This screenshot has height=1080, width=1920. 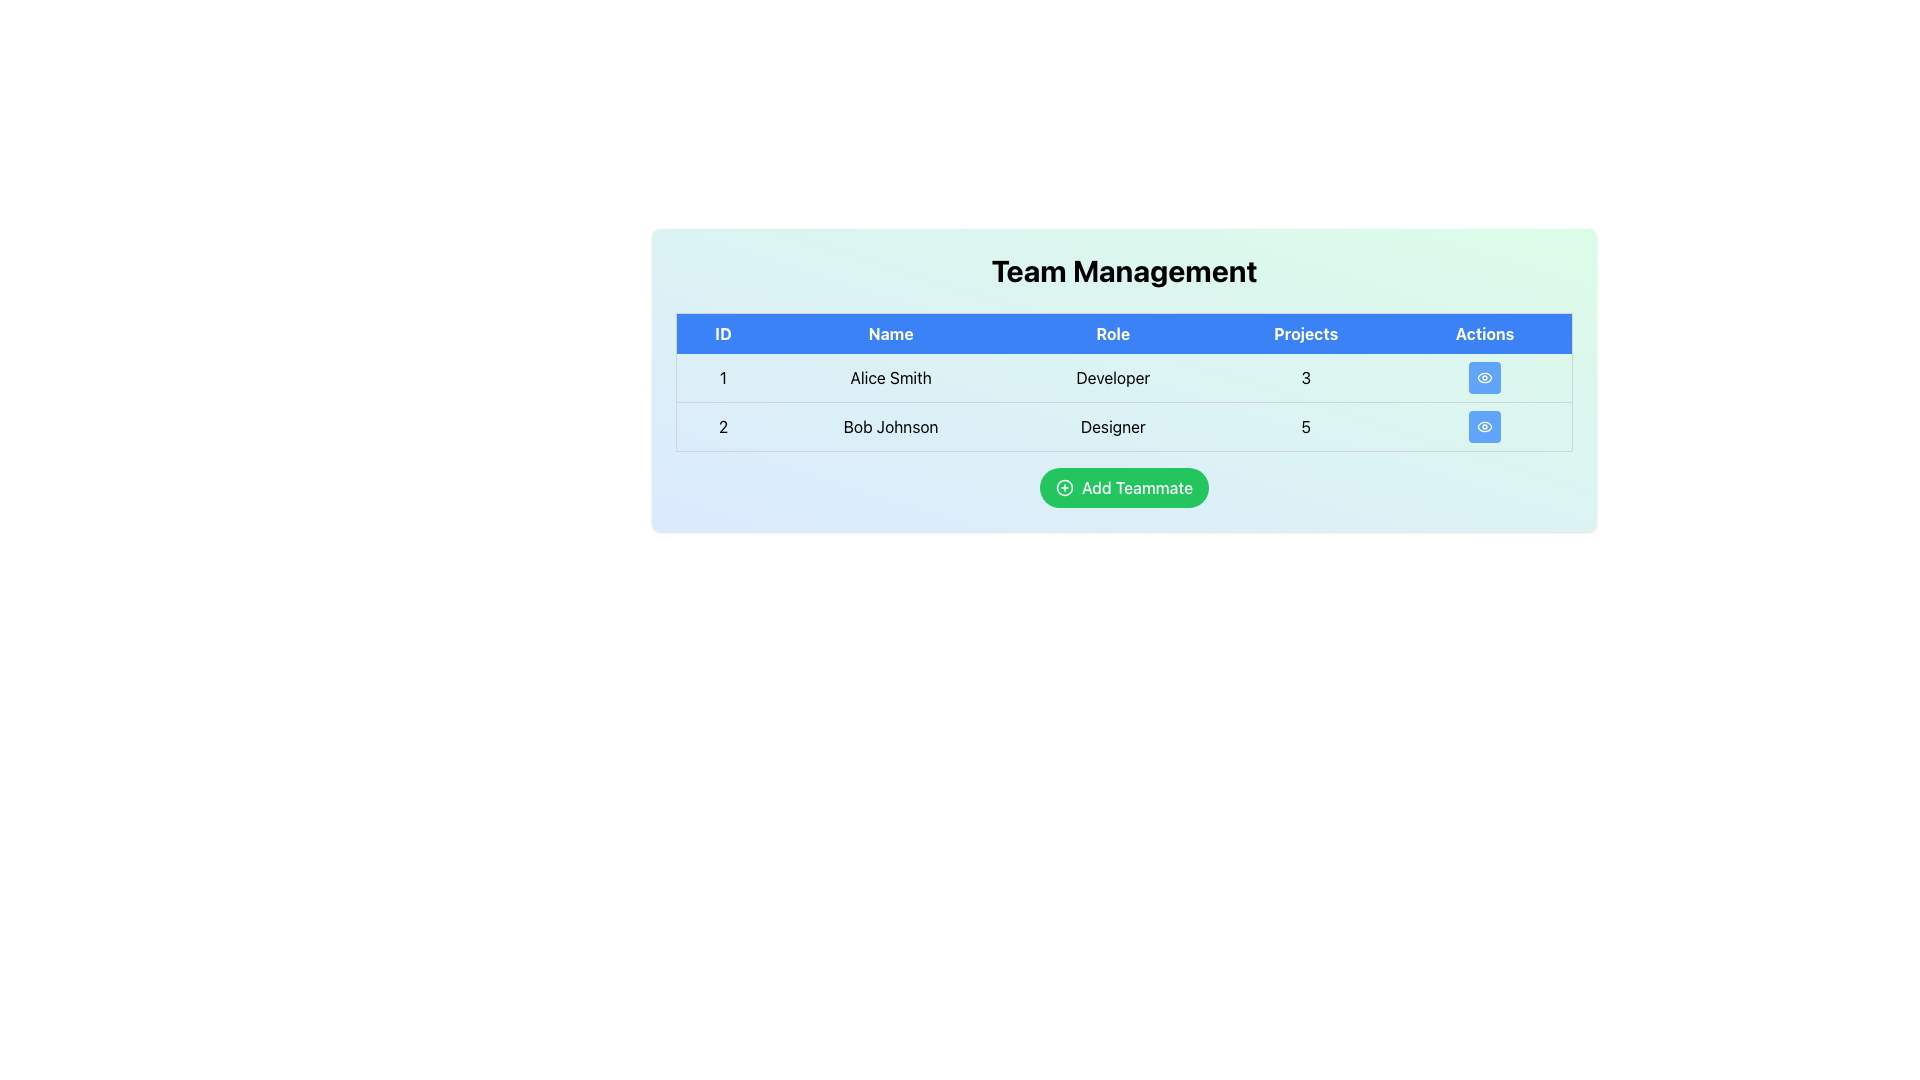 What do you see at coordinates (1485, 378) in the screenshot?
I see `the blue rectangular icon button with a white eye icon located in the 'Actions' column aligned with 'Alice Smith'` at bounding box center [1485, 378].